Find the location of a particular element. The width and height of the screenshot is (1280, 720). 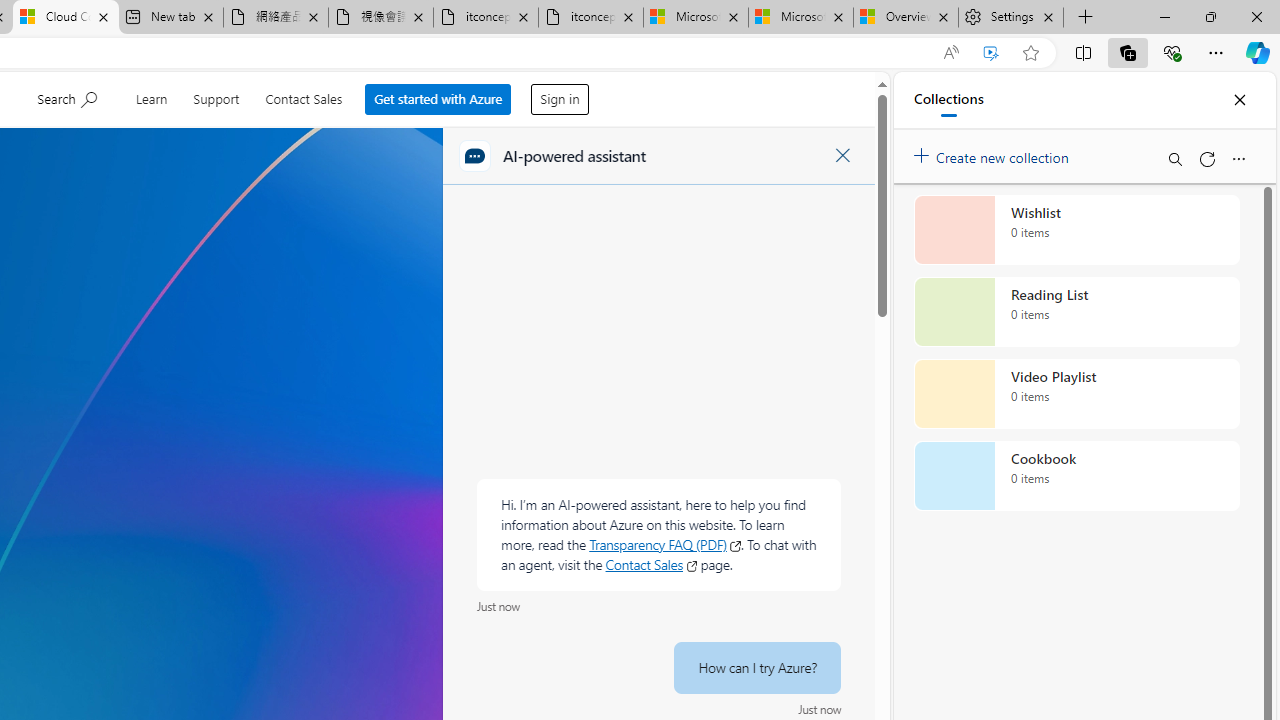

'More options menu' is located at coordinates (1237, 158).